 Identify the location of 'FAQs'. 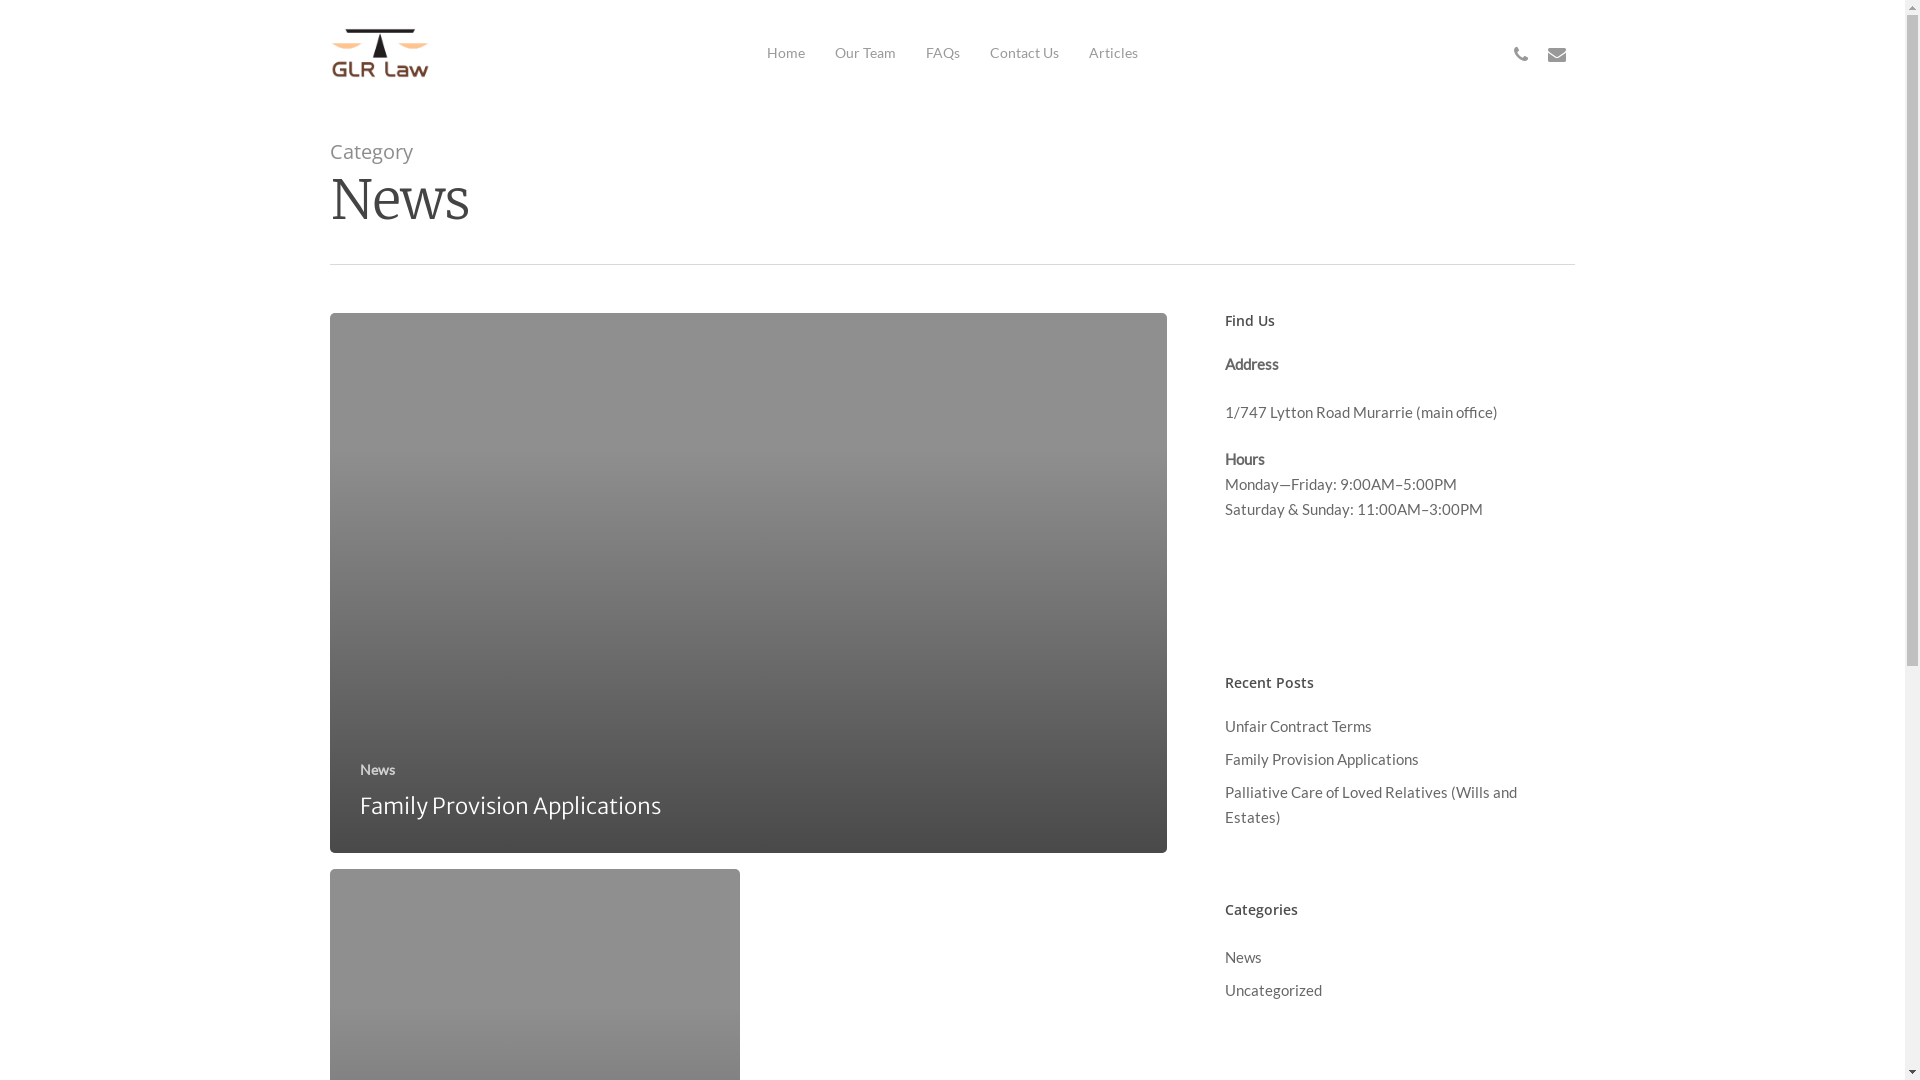
(941, 52).